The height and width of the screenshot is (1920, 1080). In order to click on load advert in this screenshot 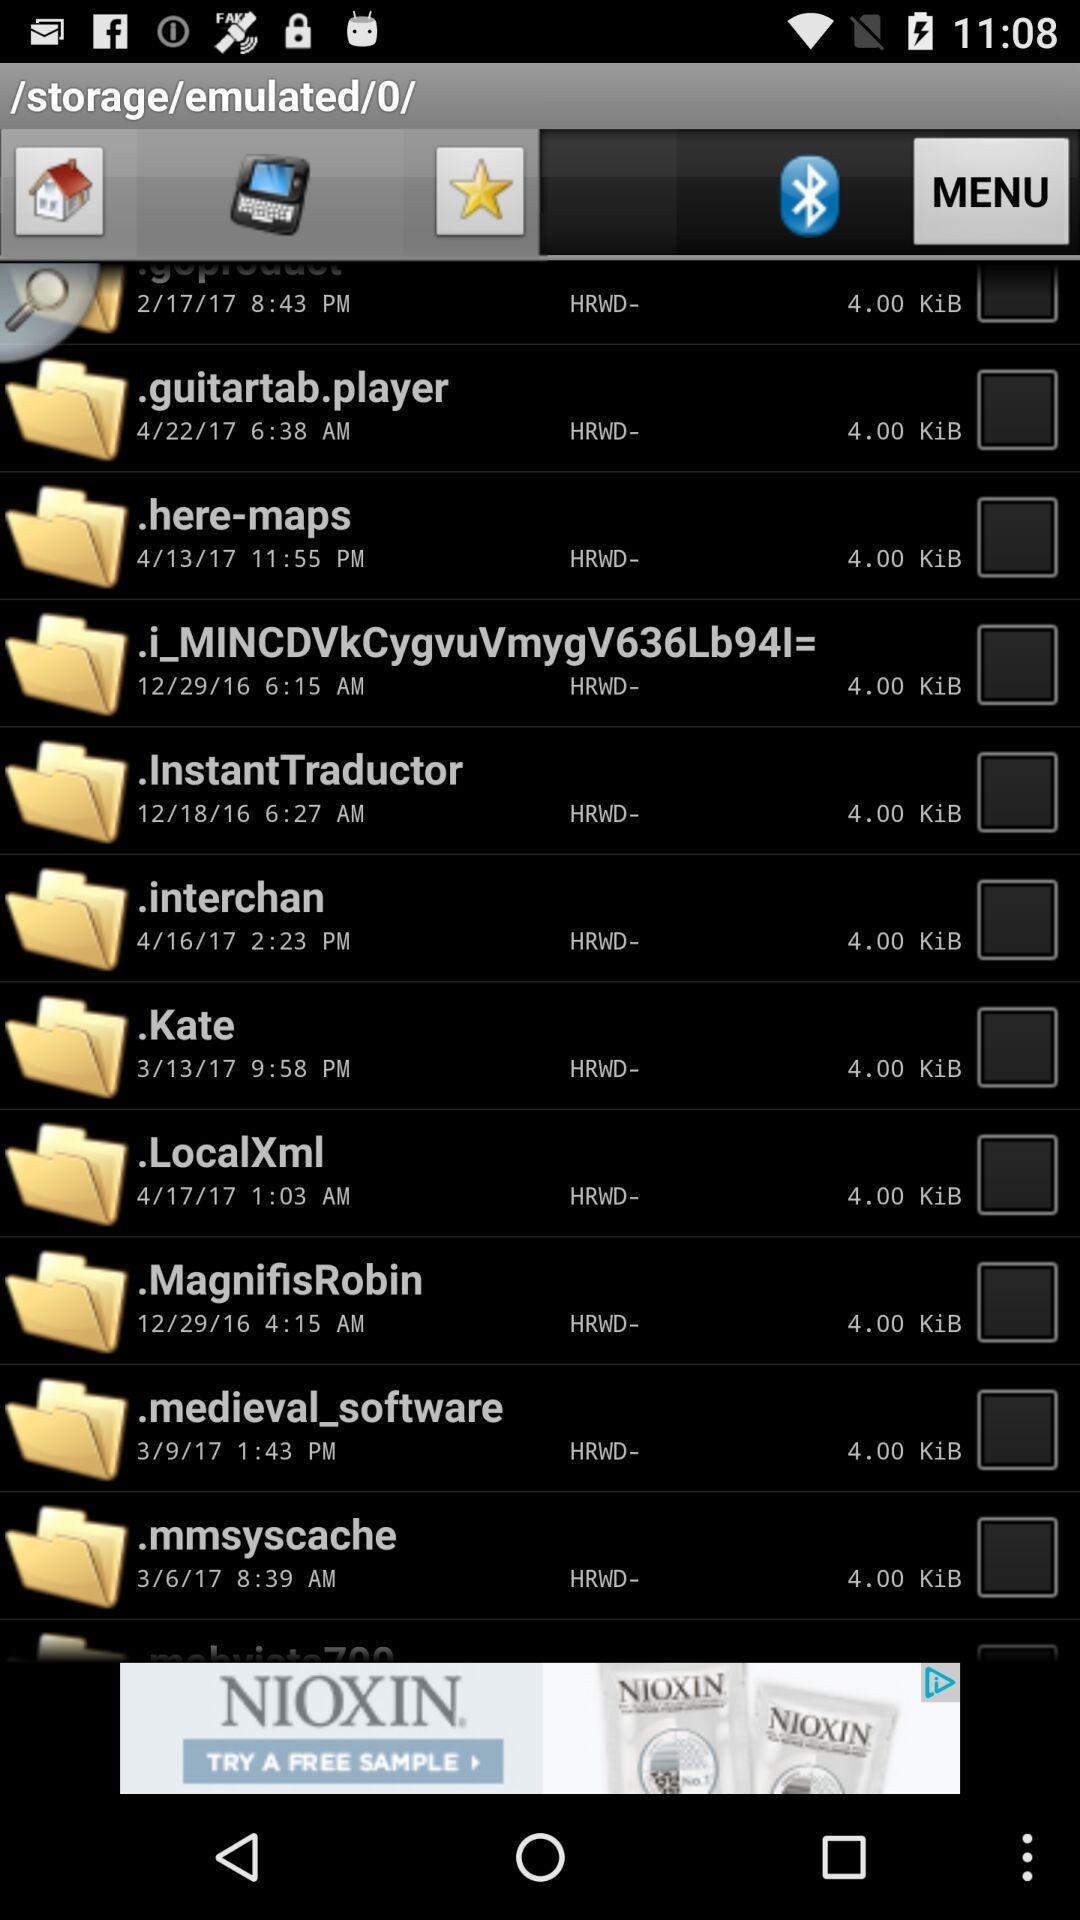, I will do `click(540, 1727)`.